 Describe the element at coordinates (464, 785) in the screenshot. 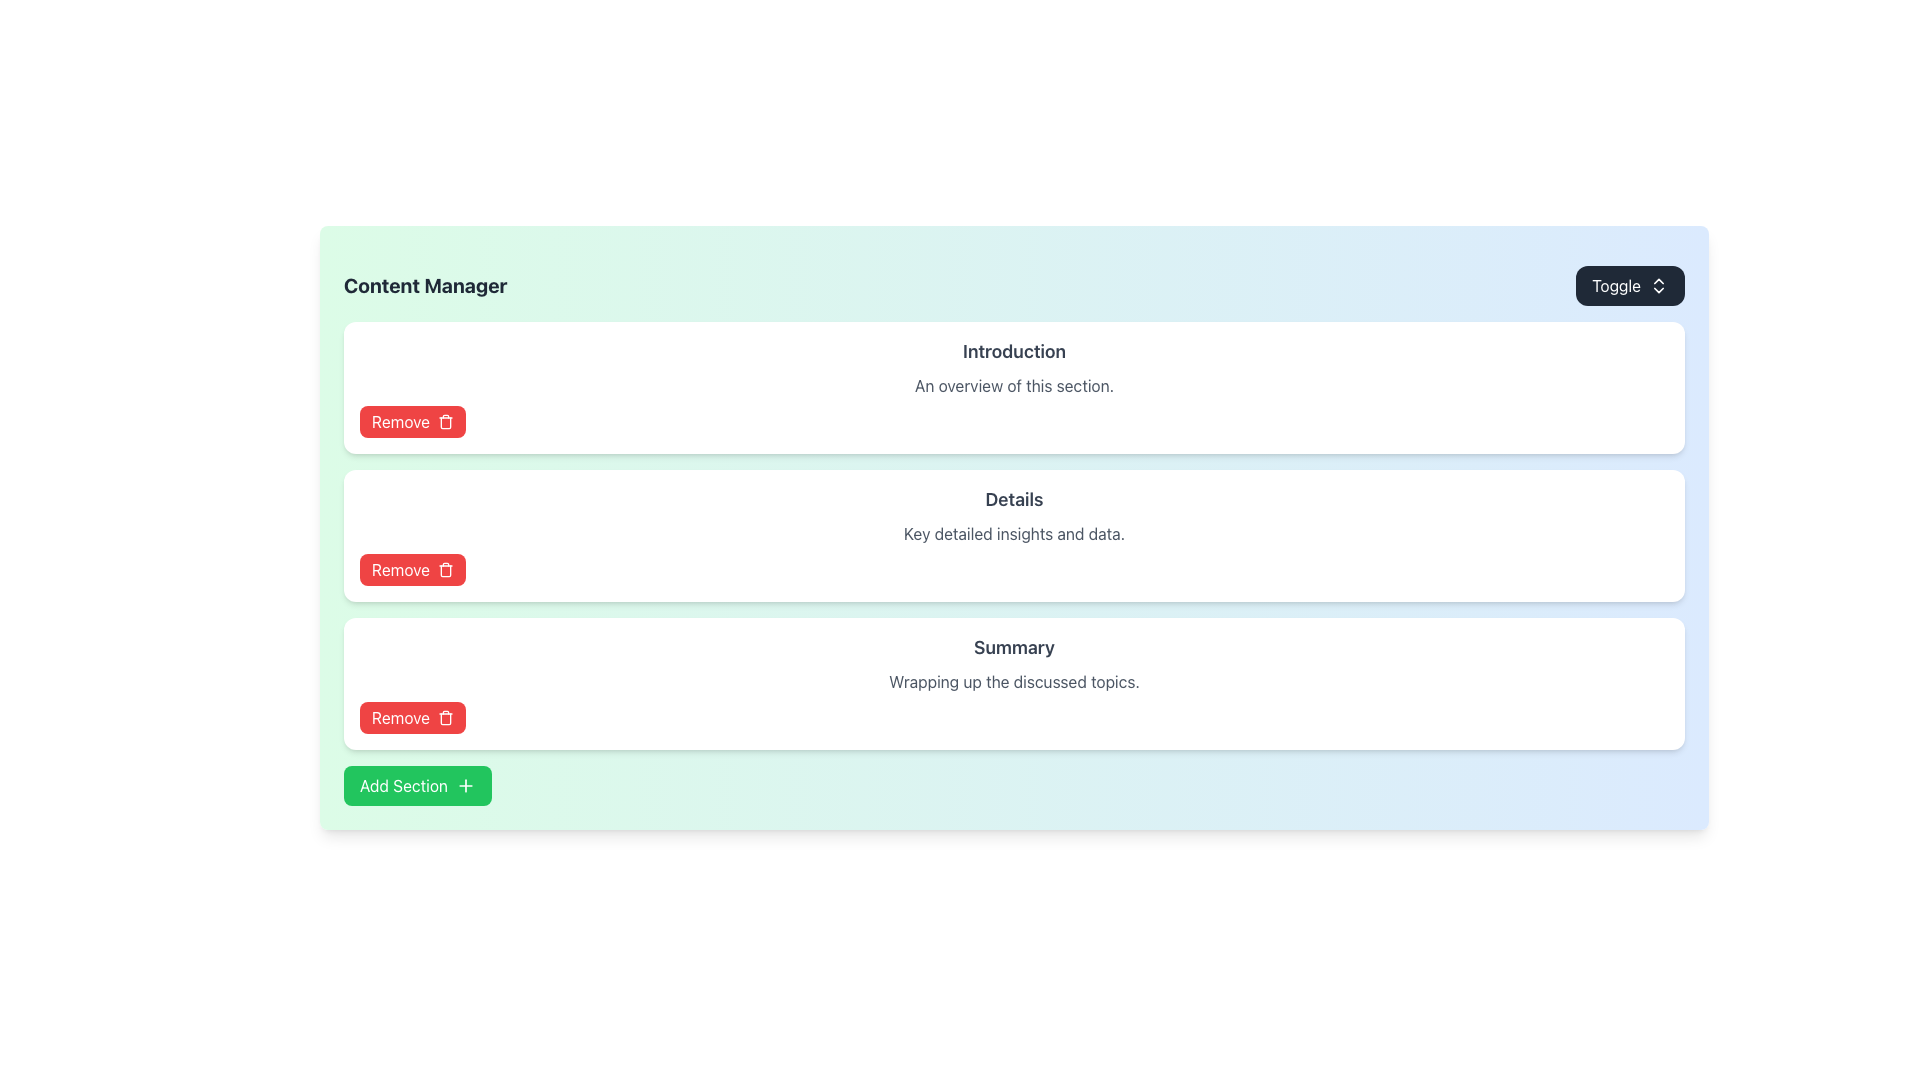

I see `the plus icon, which is a decorative SVG graphic outlined in dark color, located to the right of the 'Add Section' button text within the green button` at that location.